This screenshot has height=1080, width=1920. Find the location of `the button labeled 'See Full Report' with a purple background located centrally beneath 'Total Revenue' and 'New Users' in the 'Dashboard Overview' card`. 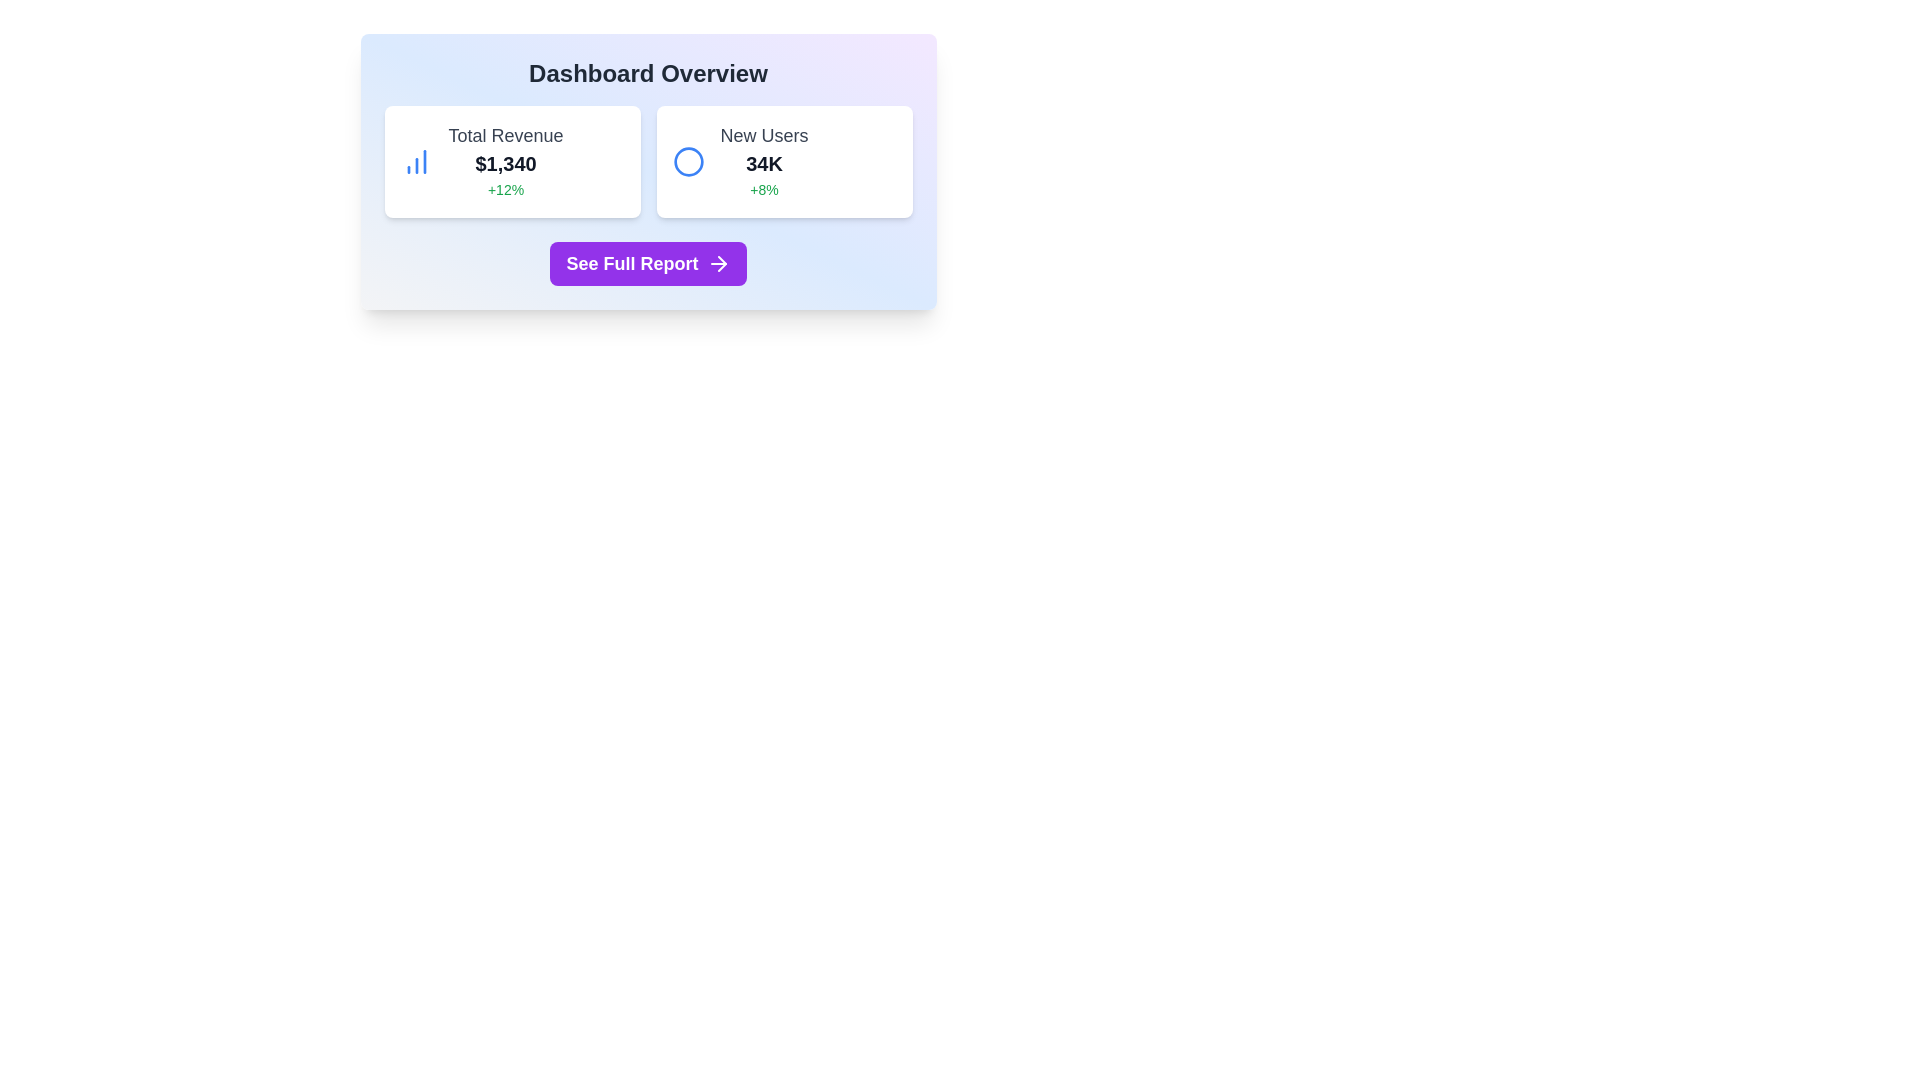

the button labeled 'See Full Report' with a purple background located centrally beneath 'Total Revenue' and 'New Users' in the 'Dashboard Overview' card is located at coordinates (648, 262).